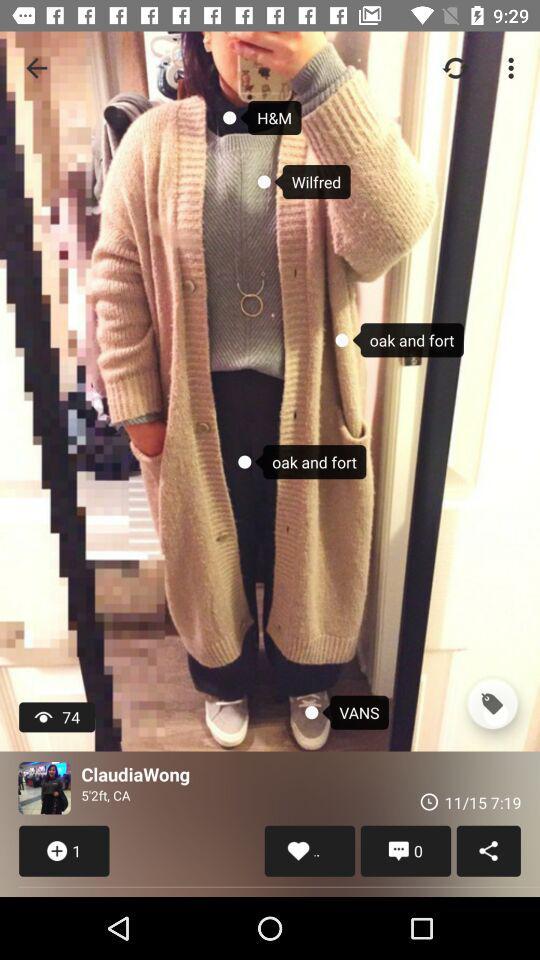  I want to click on tag toggle, so click(491, 704).